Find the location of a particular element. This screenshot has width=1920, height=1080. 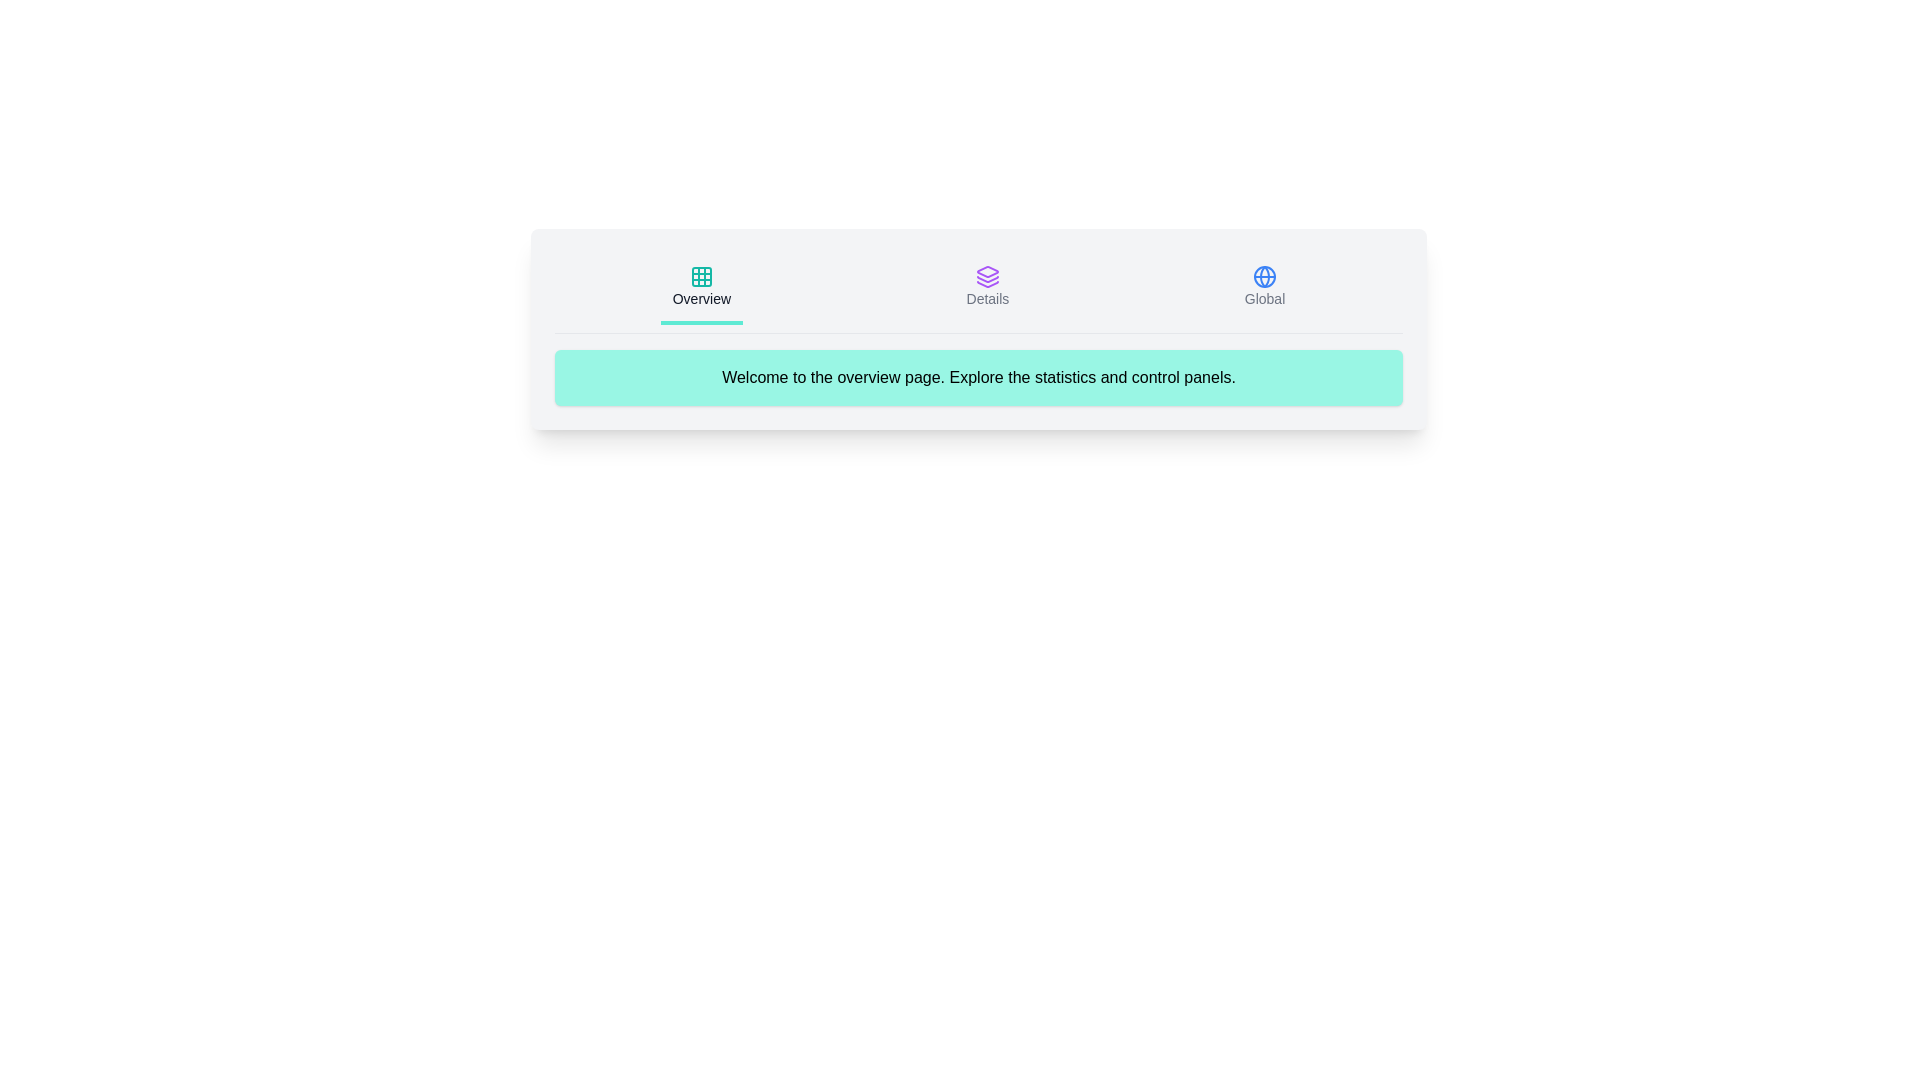

the icon corresponding to Global is located at coordinates (1264, 289).